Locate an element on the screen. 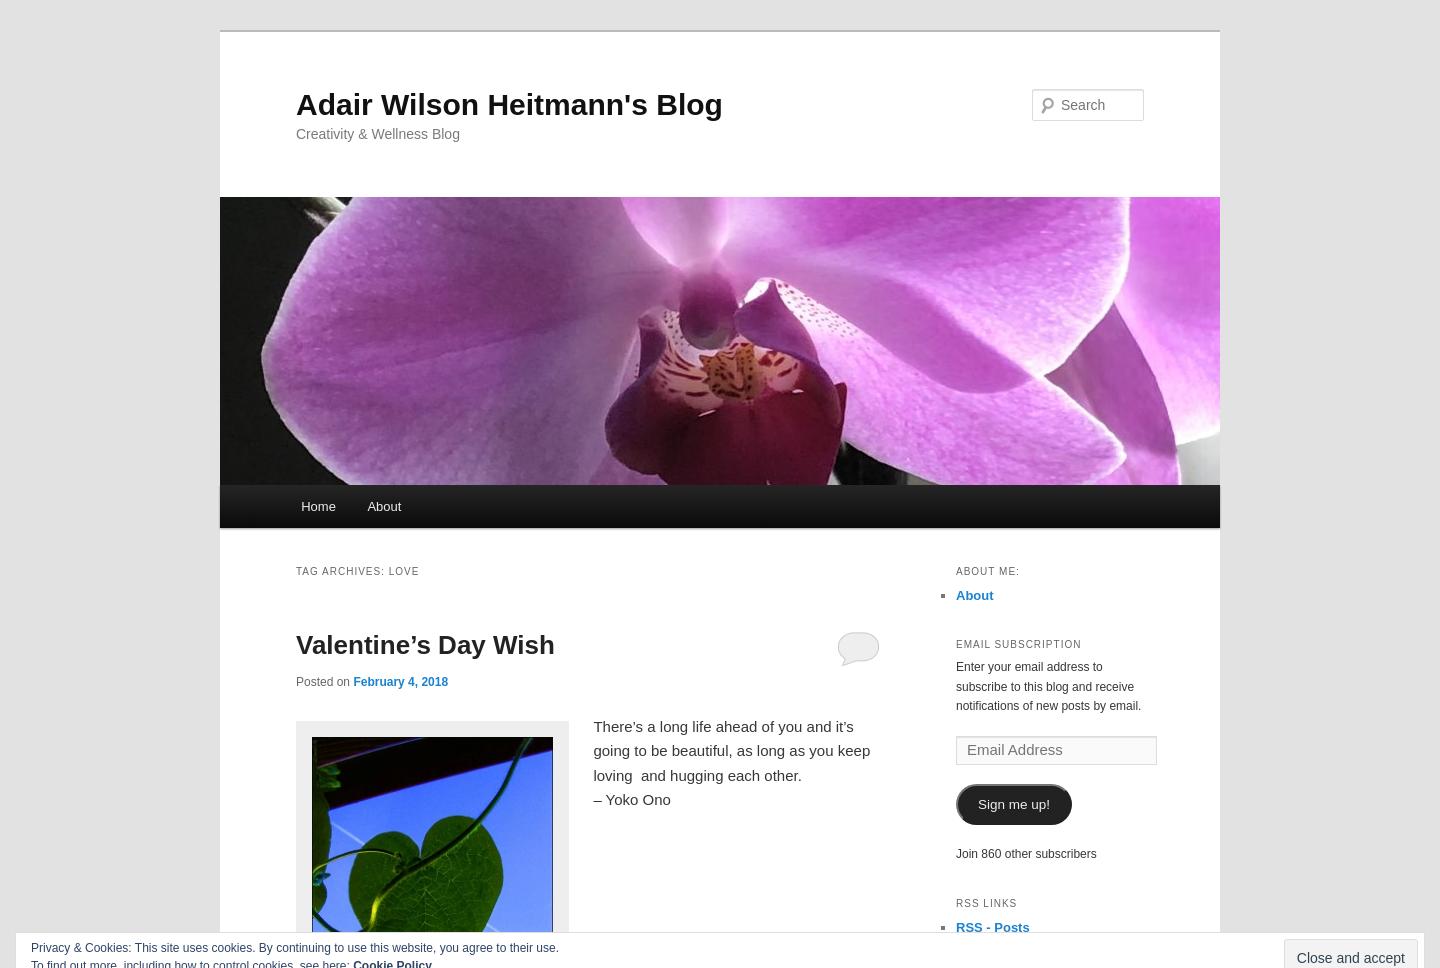 The height and width of the screenshot is (968, 1440). 'February 4, 2018' is located at coordinates (399, 680).